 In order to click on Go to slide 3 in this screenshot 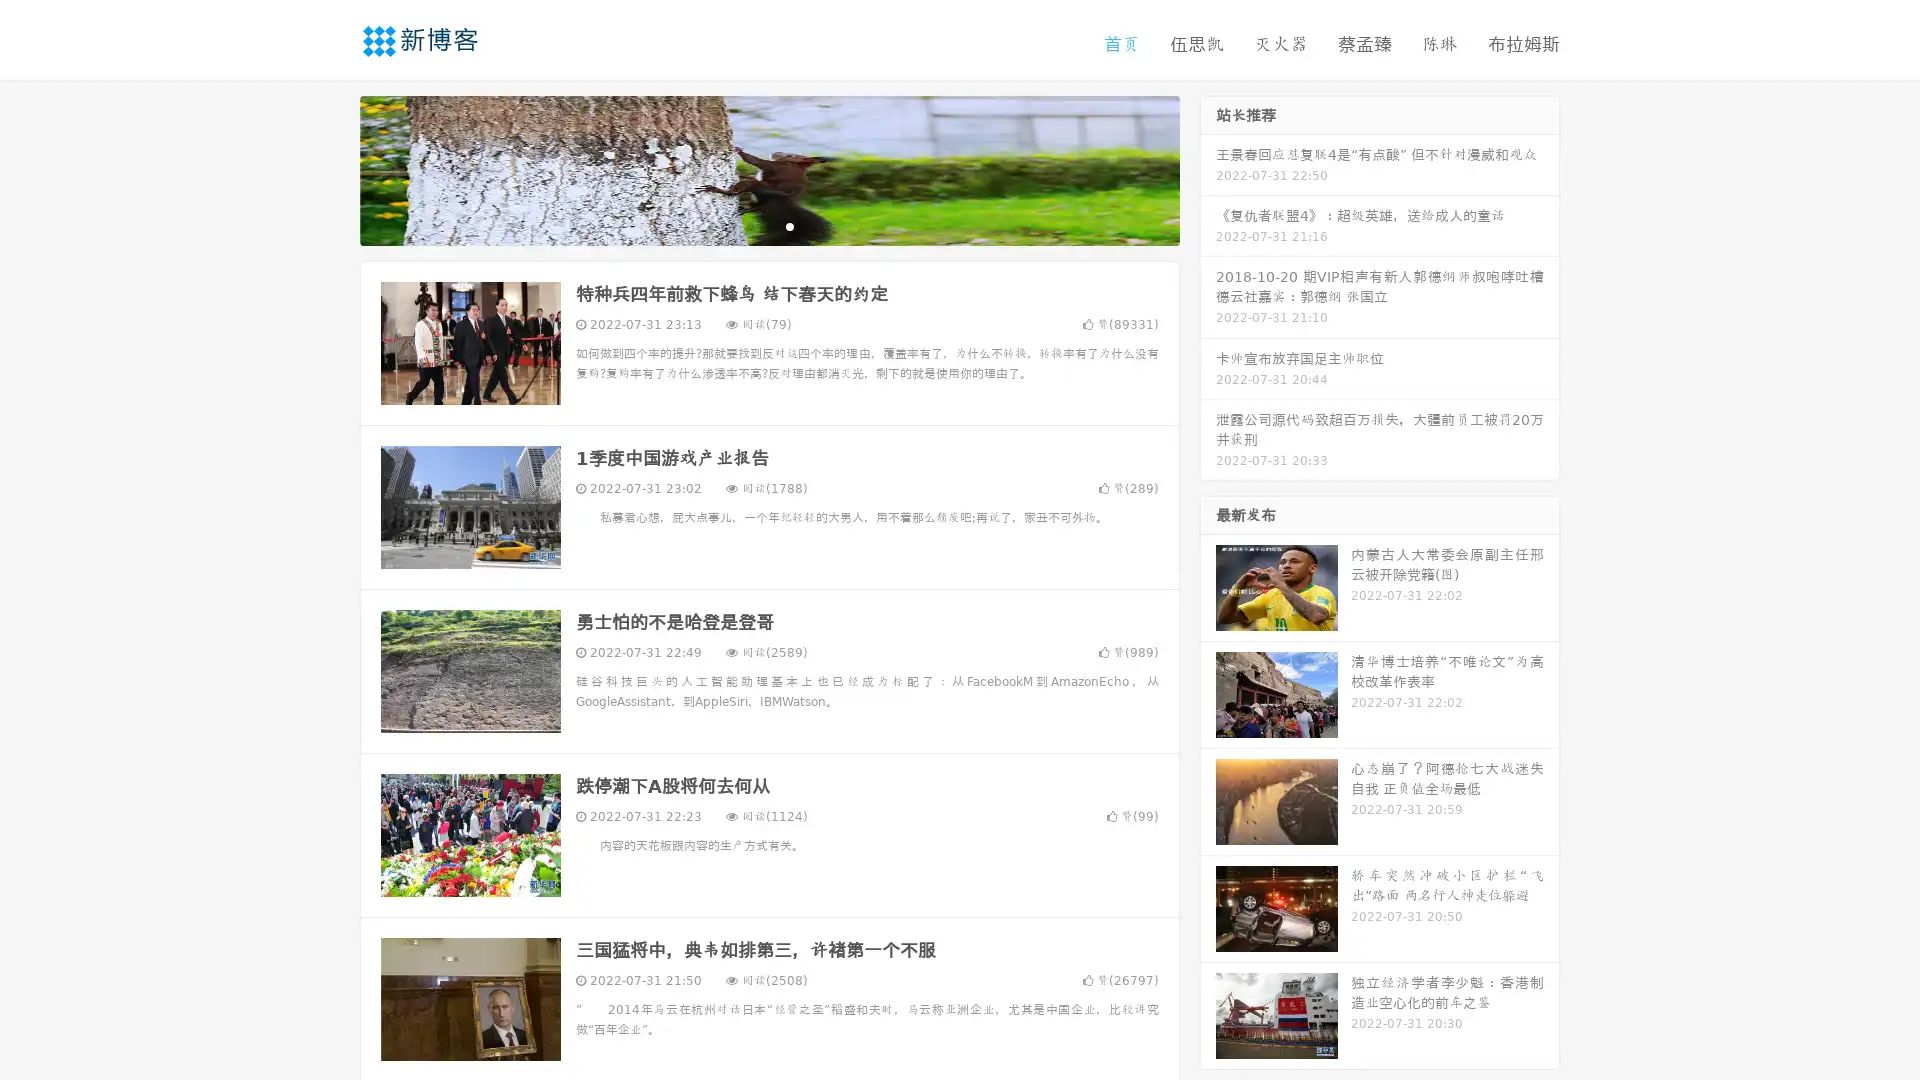, I will do `click(789, 225)`.